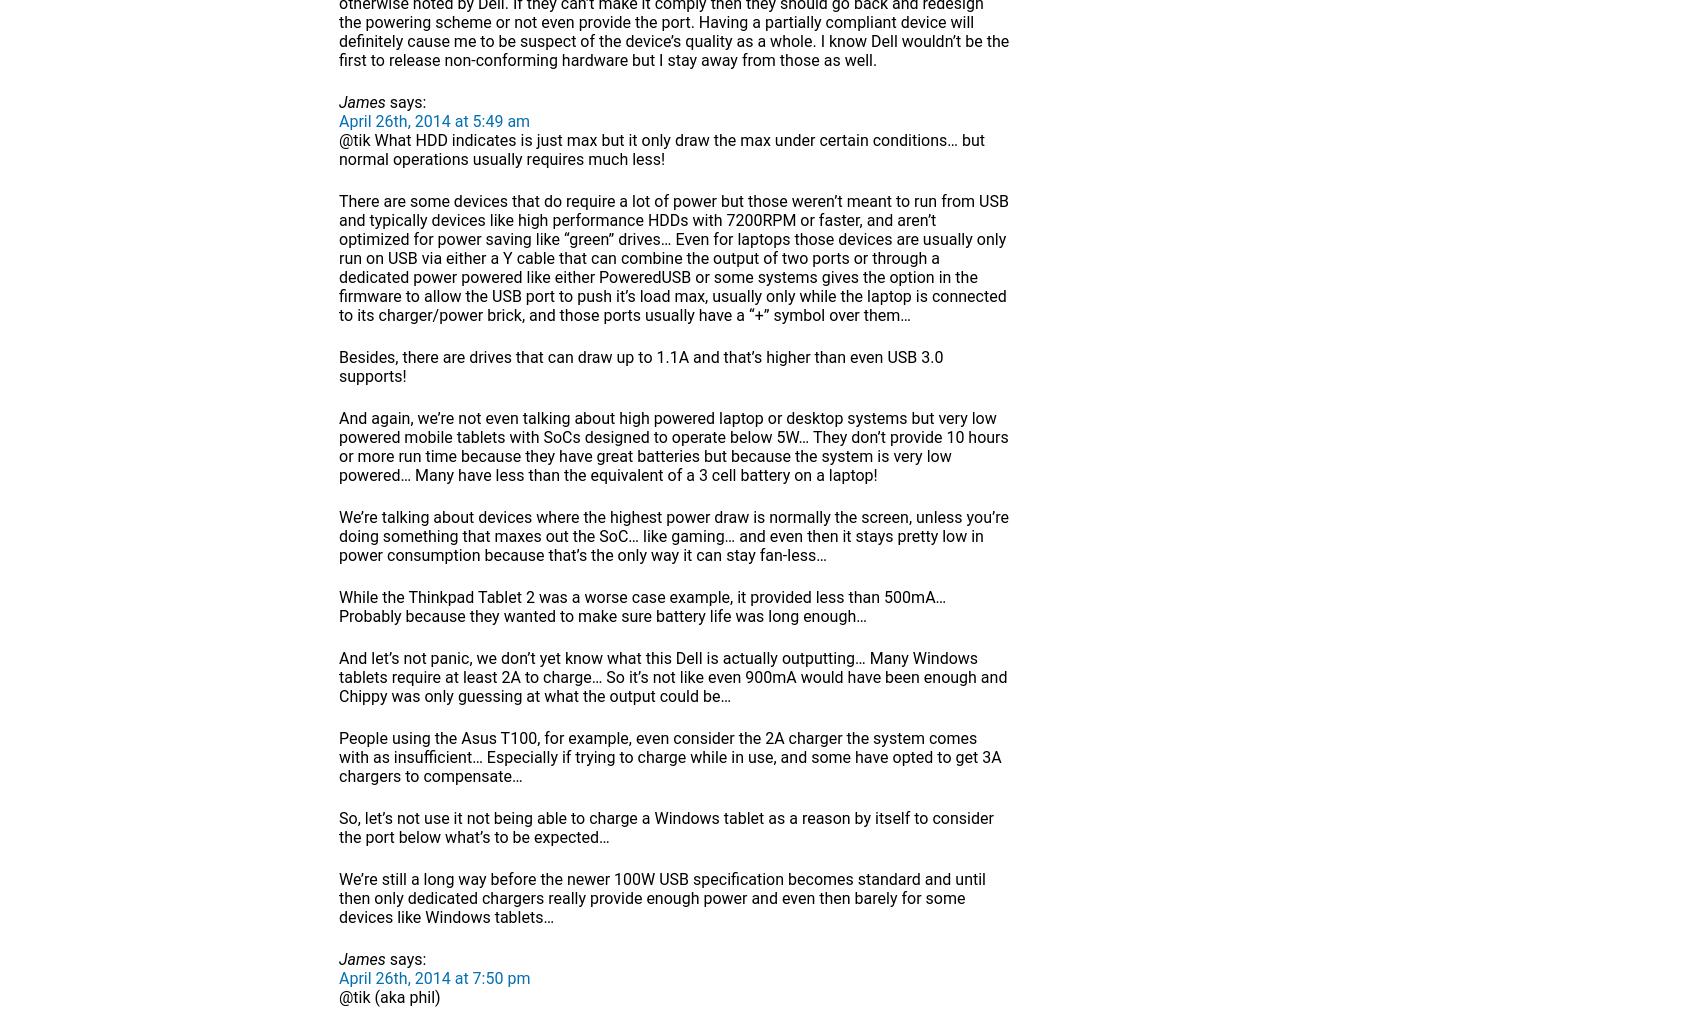 This screenshot has height=1026, width=1692. What do you see at coordinates (670, 757) in the screenshot?
I see `'People using the Asus T100, for example, even consider the 2A charger the system comes with as insufficient… Especially if trying to charge while in use, and some have opted to get 3A chargers to compensate…'` at bounding box center [670, 757].